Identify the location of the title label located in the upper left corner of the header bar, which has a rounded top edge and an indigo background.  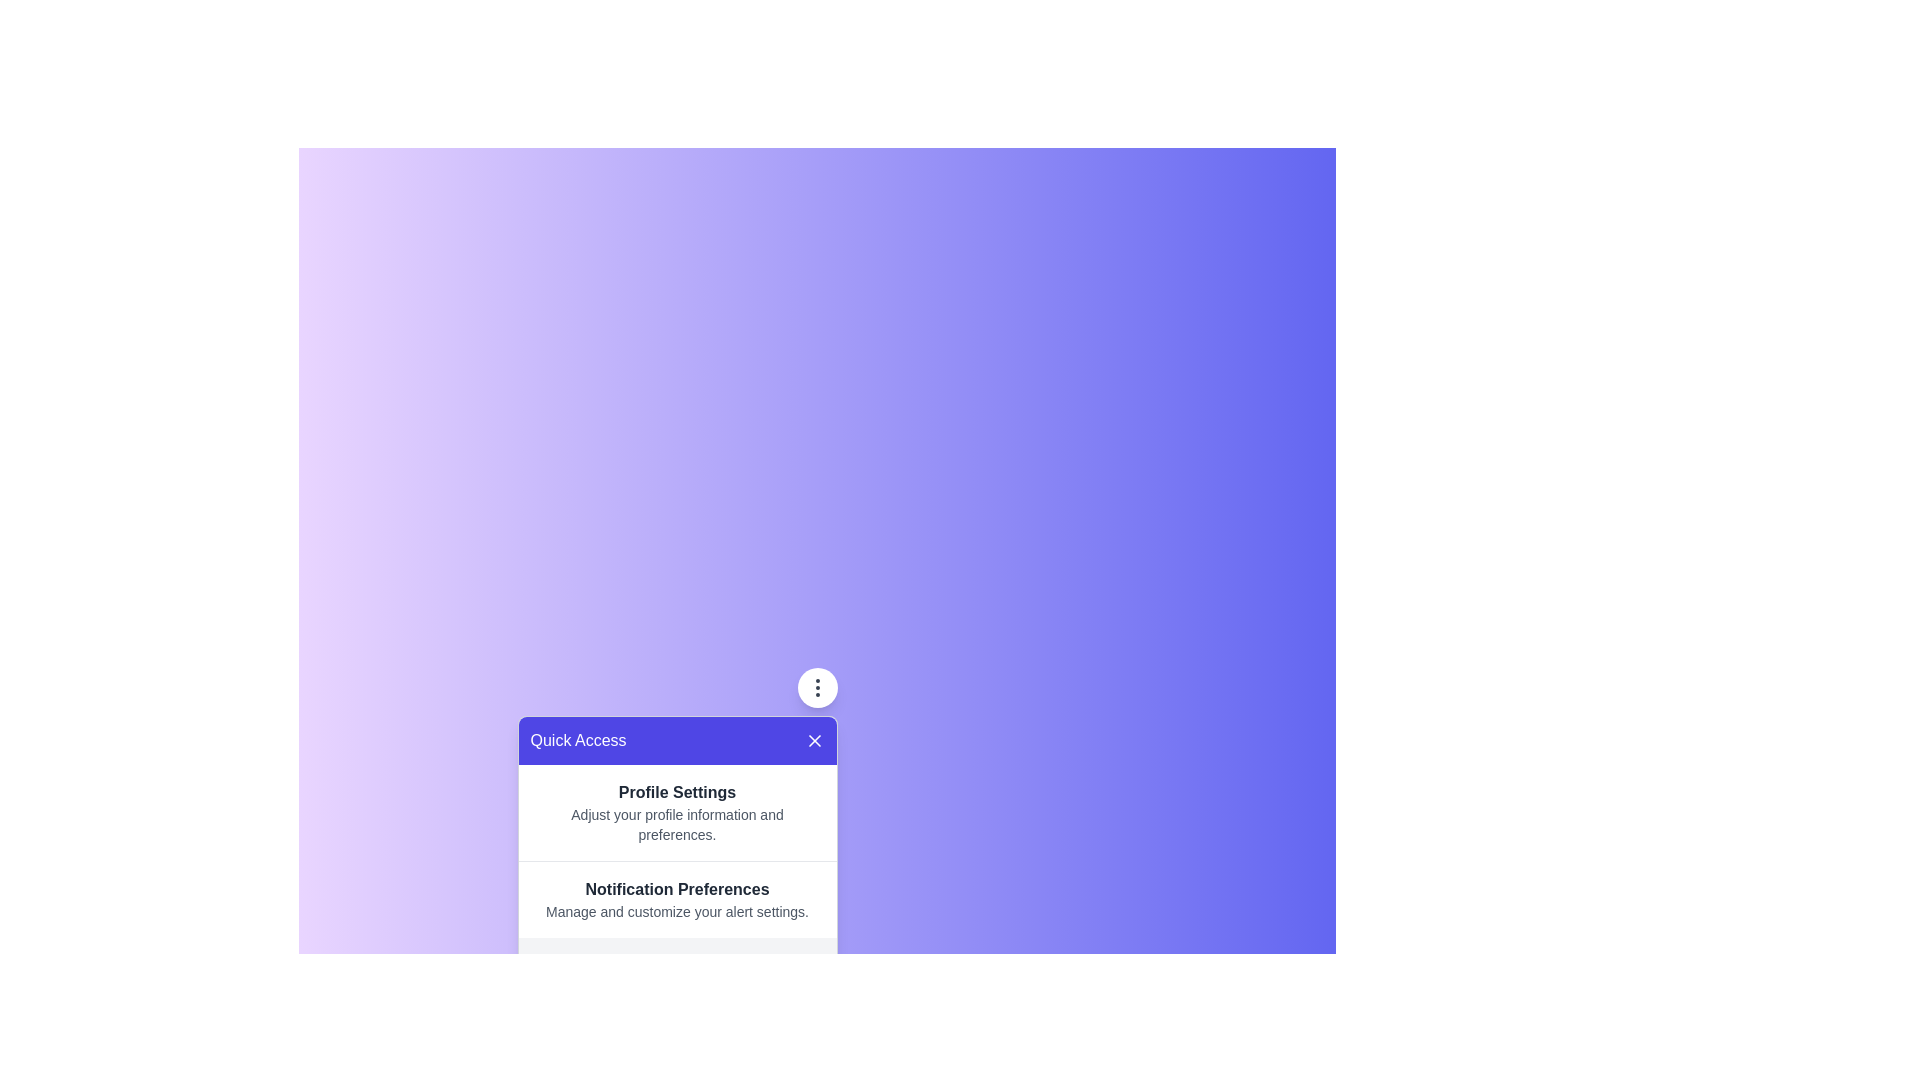
(577, 740).